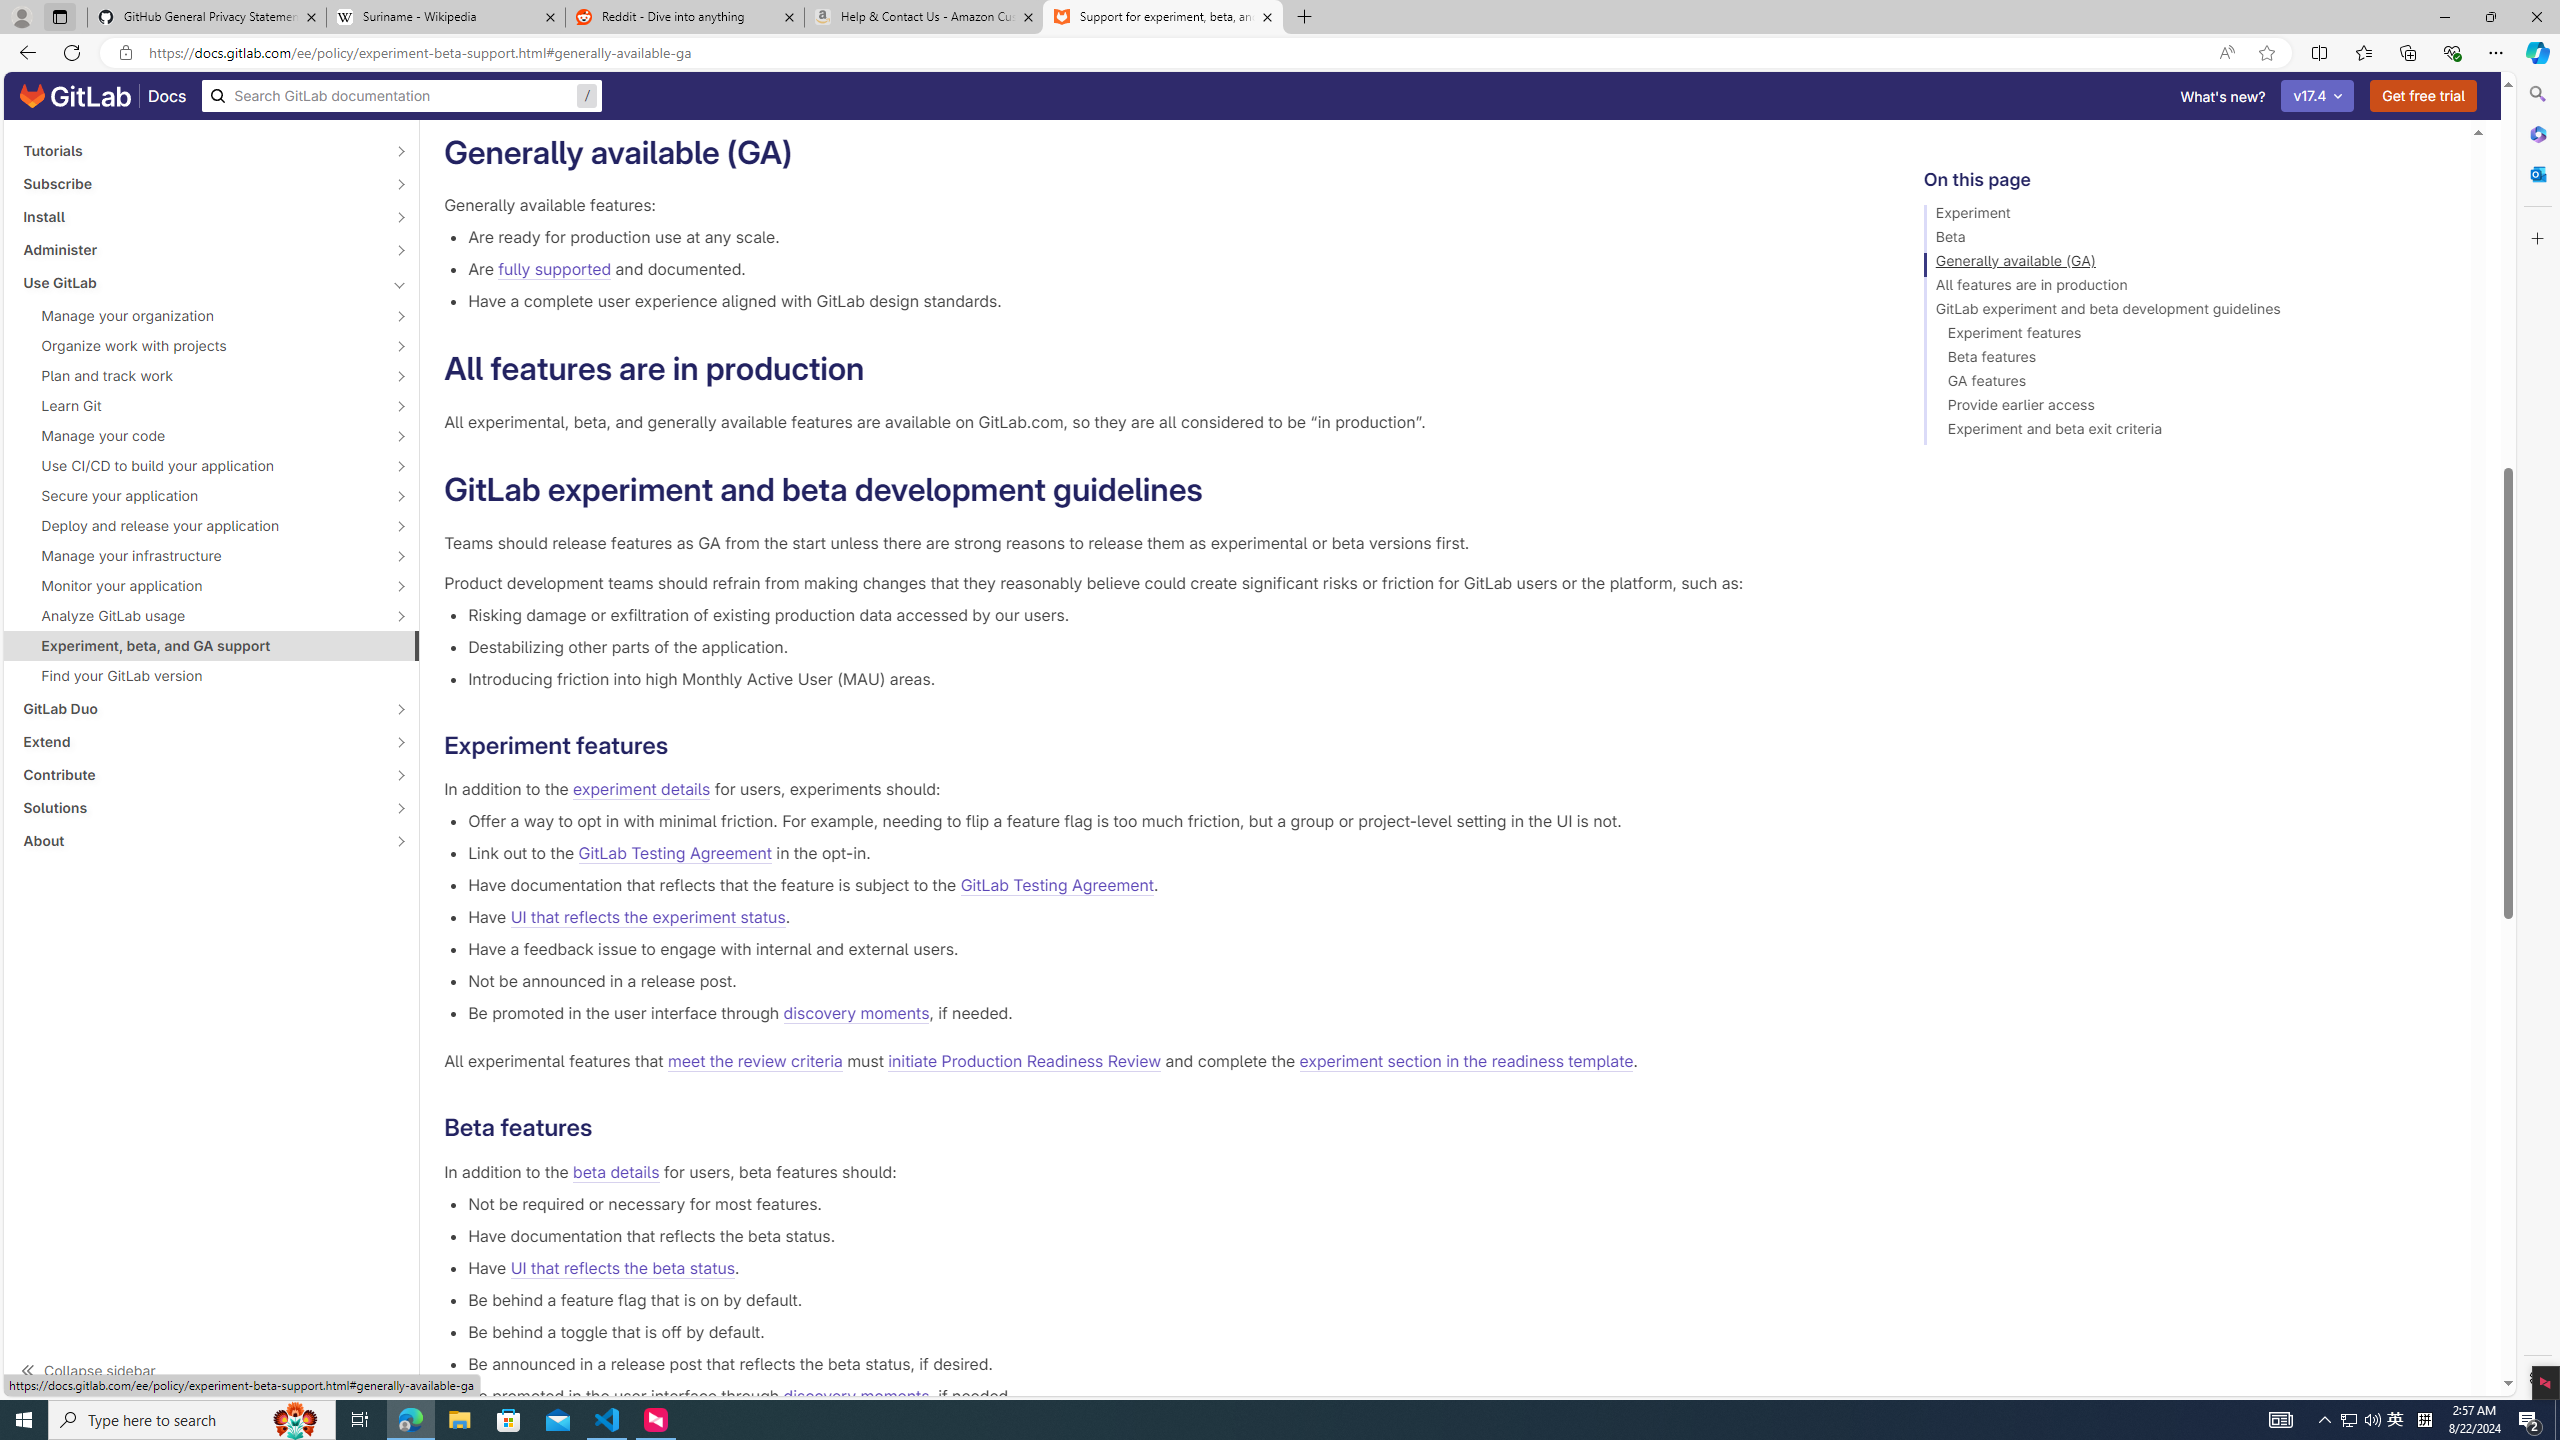  Describe the element at coordinates (199, 375) in the screenshot. I see `'Plan and track work'` at that location.